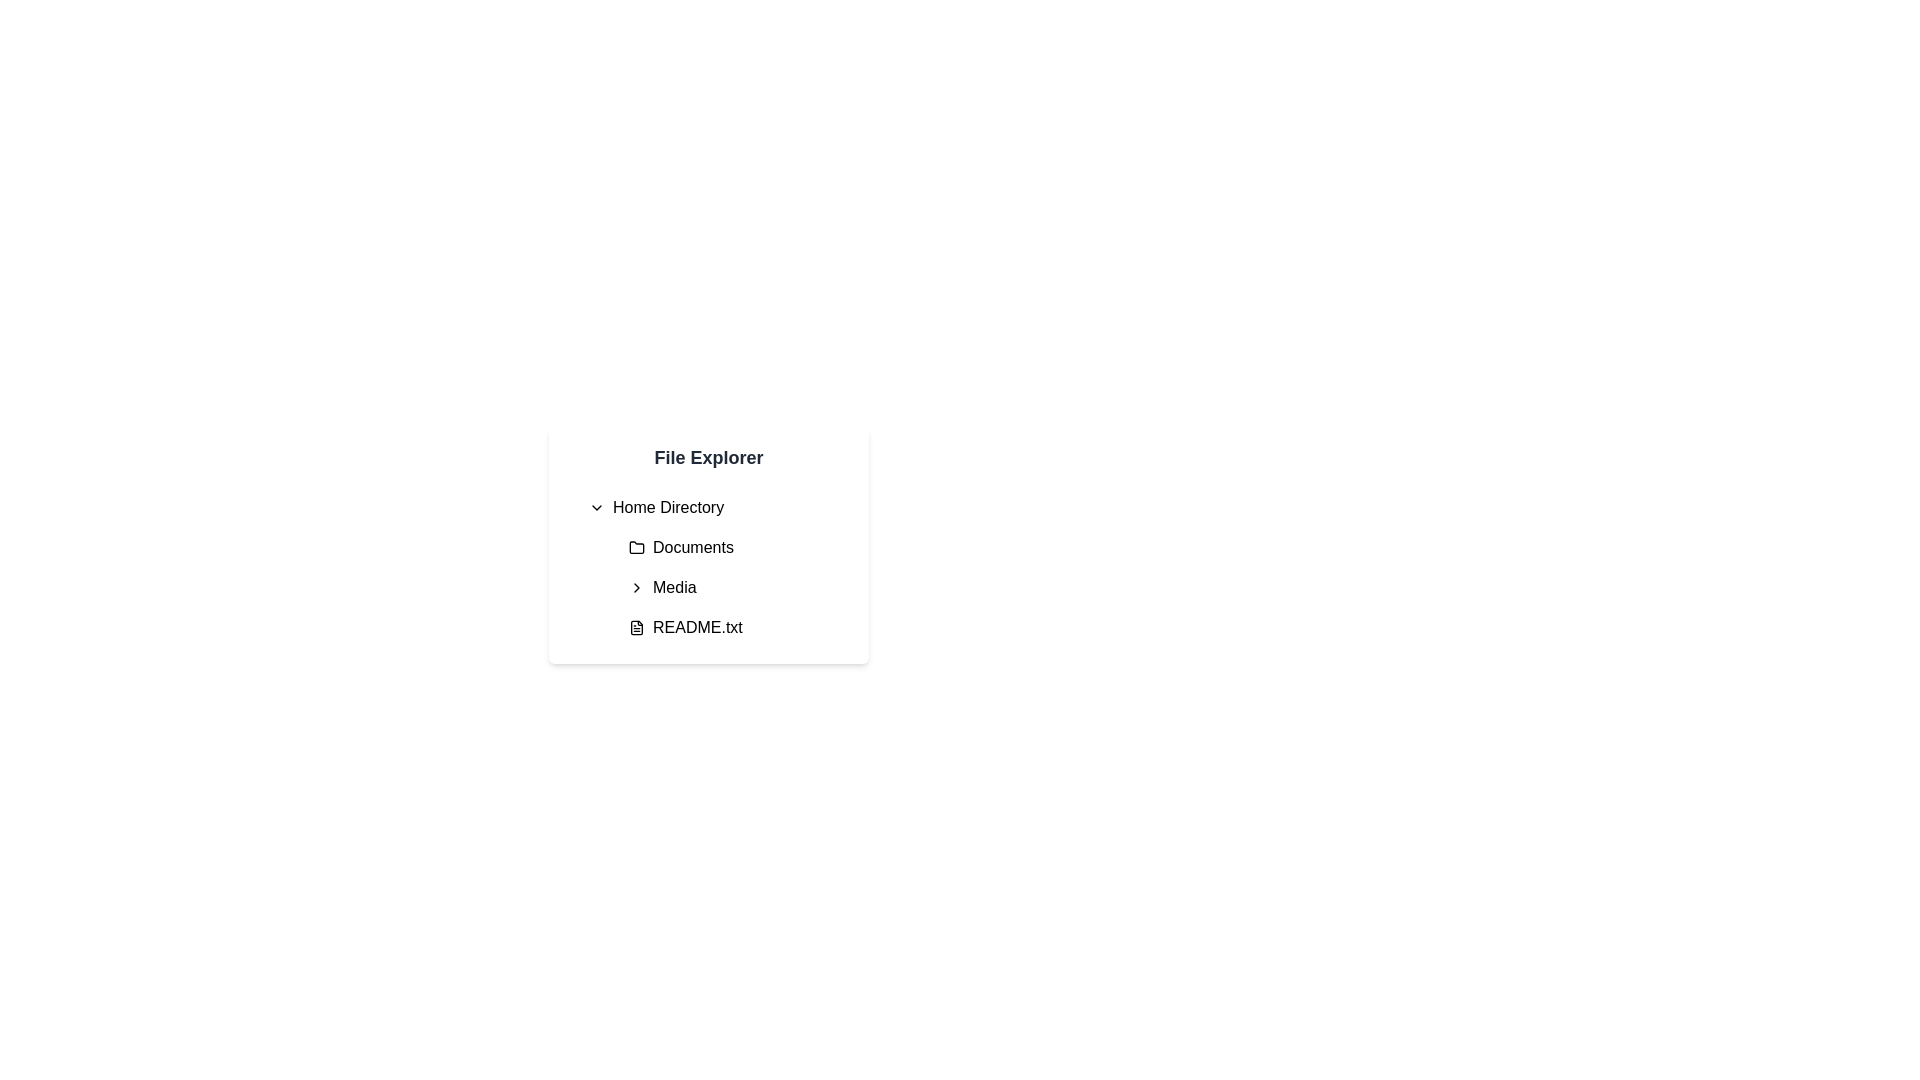 Image resolution: width=1920 pixels, height=1080 pixels. I want to click on the 'README.txt' file icon located in the 'File Explorer' UI section to associate it with its label, so click(636, 627).